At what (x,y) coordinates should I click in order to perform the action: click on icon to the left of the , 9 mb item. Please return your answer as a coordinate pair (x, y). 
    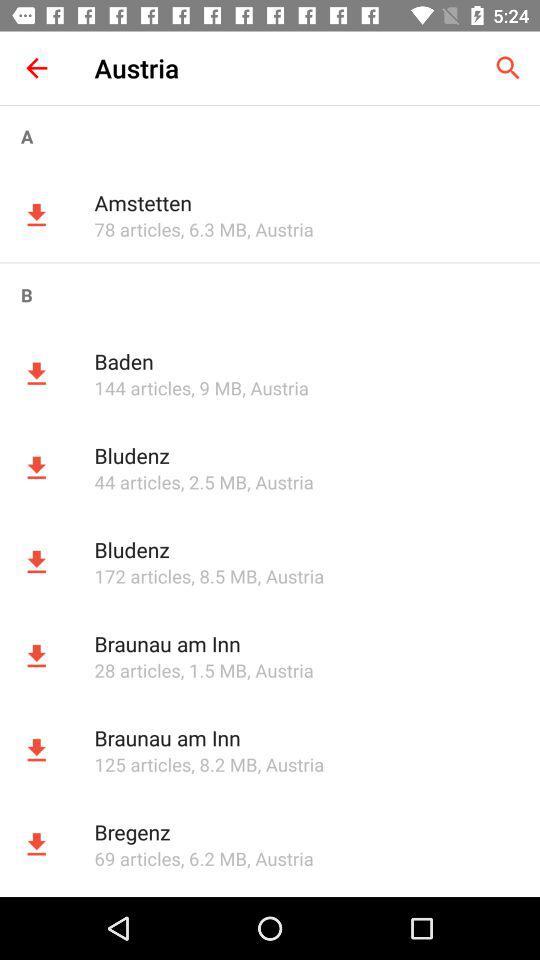
    Looking at the image, I should click on (141, 387).